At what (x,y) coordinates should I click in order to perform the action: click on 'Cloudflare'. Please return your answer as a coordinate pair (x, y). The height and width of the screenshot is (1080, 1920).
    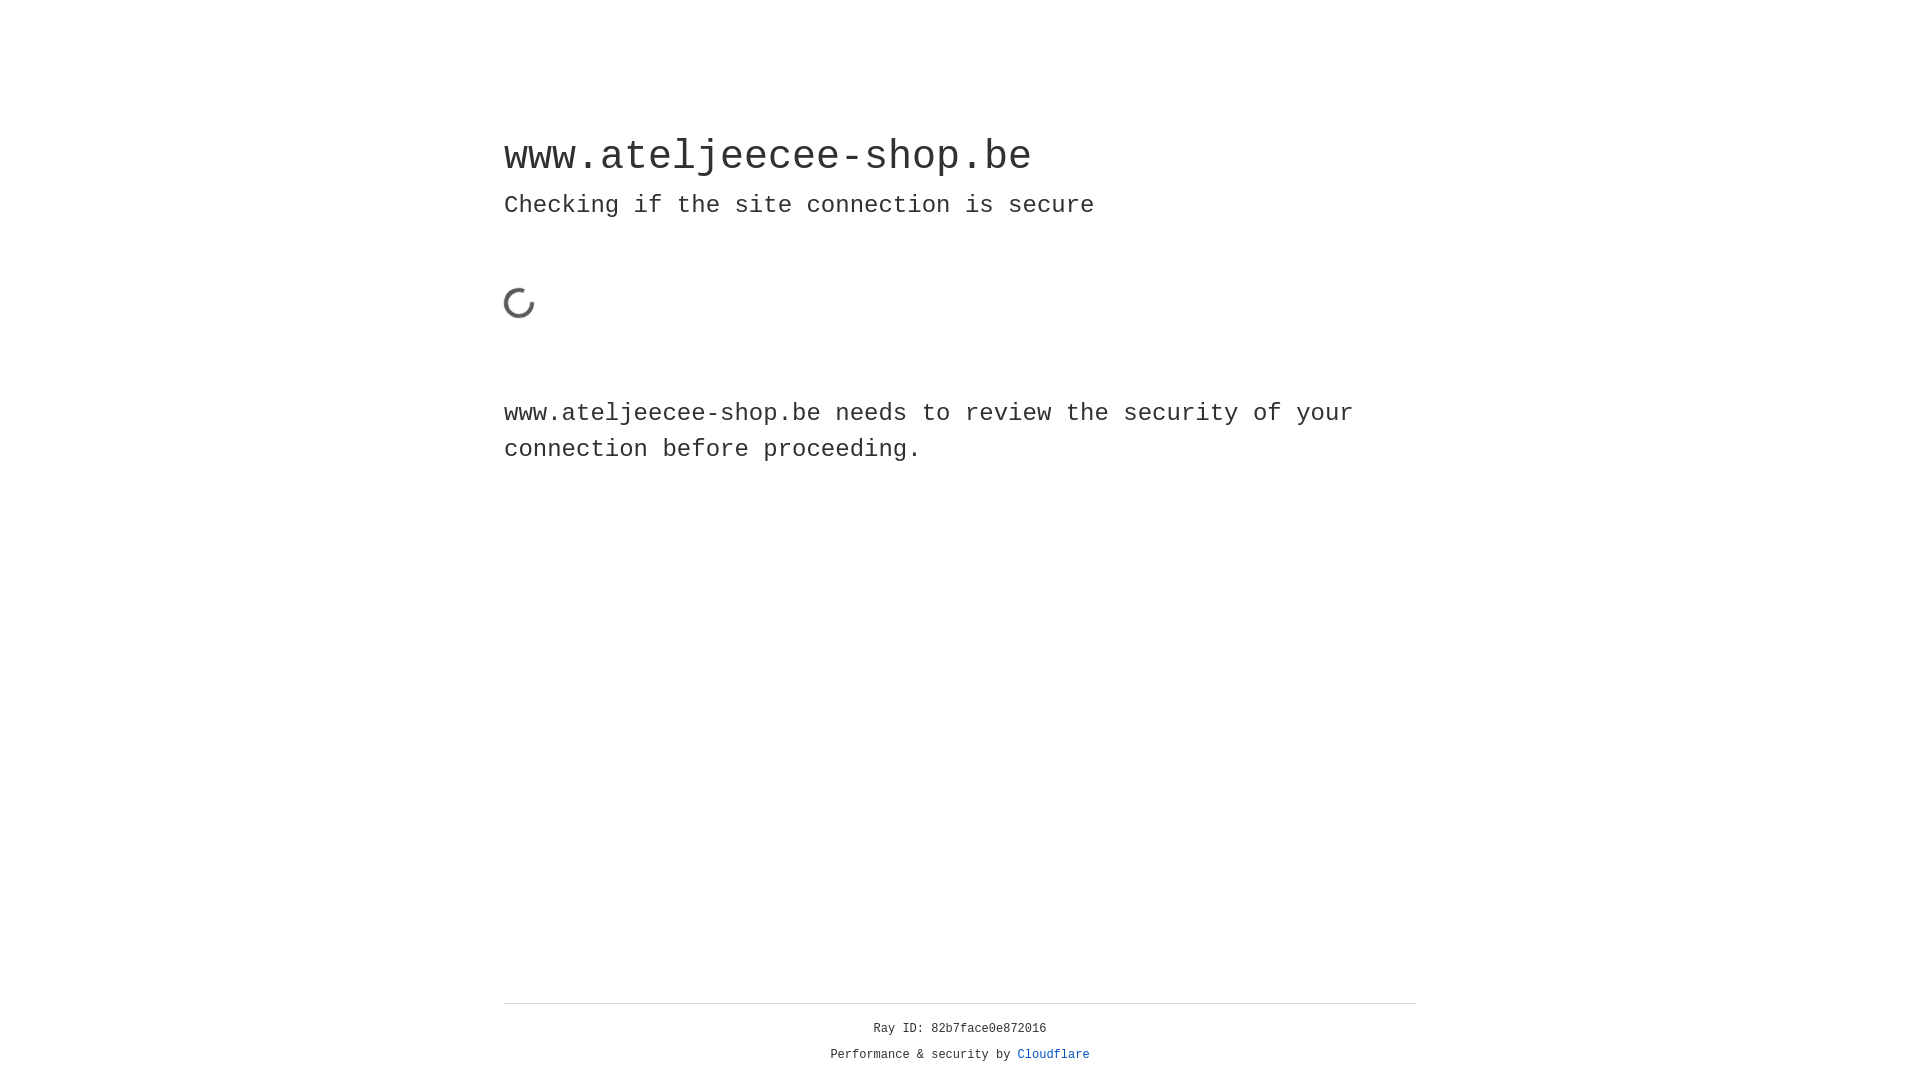
    Looking at the image, I should click on (1053, 1054).